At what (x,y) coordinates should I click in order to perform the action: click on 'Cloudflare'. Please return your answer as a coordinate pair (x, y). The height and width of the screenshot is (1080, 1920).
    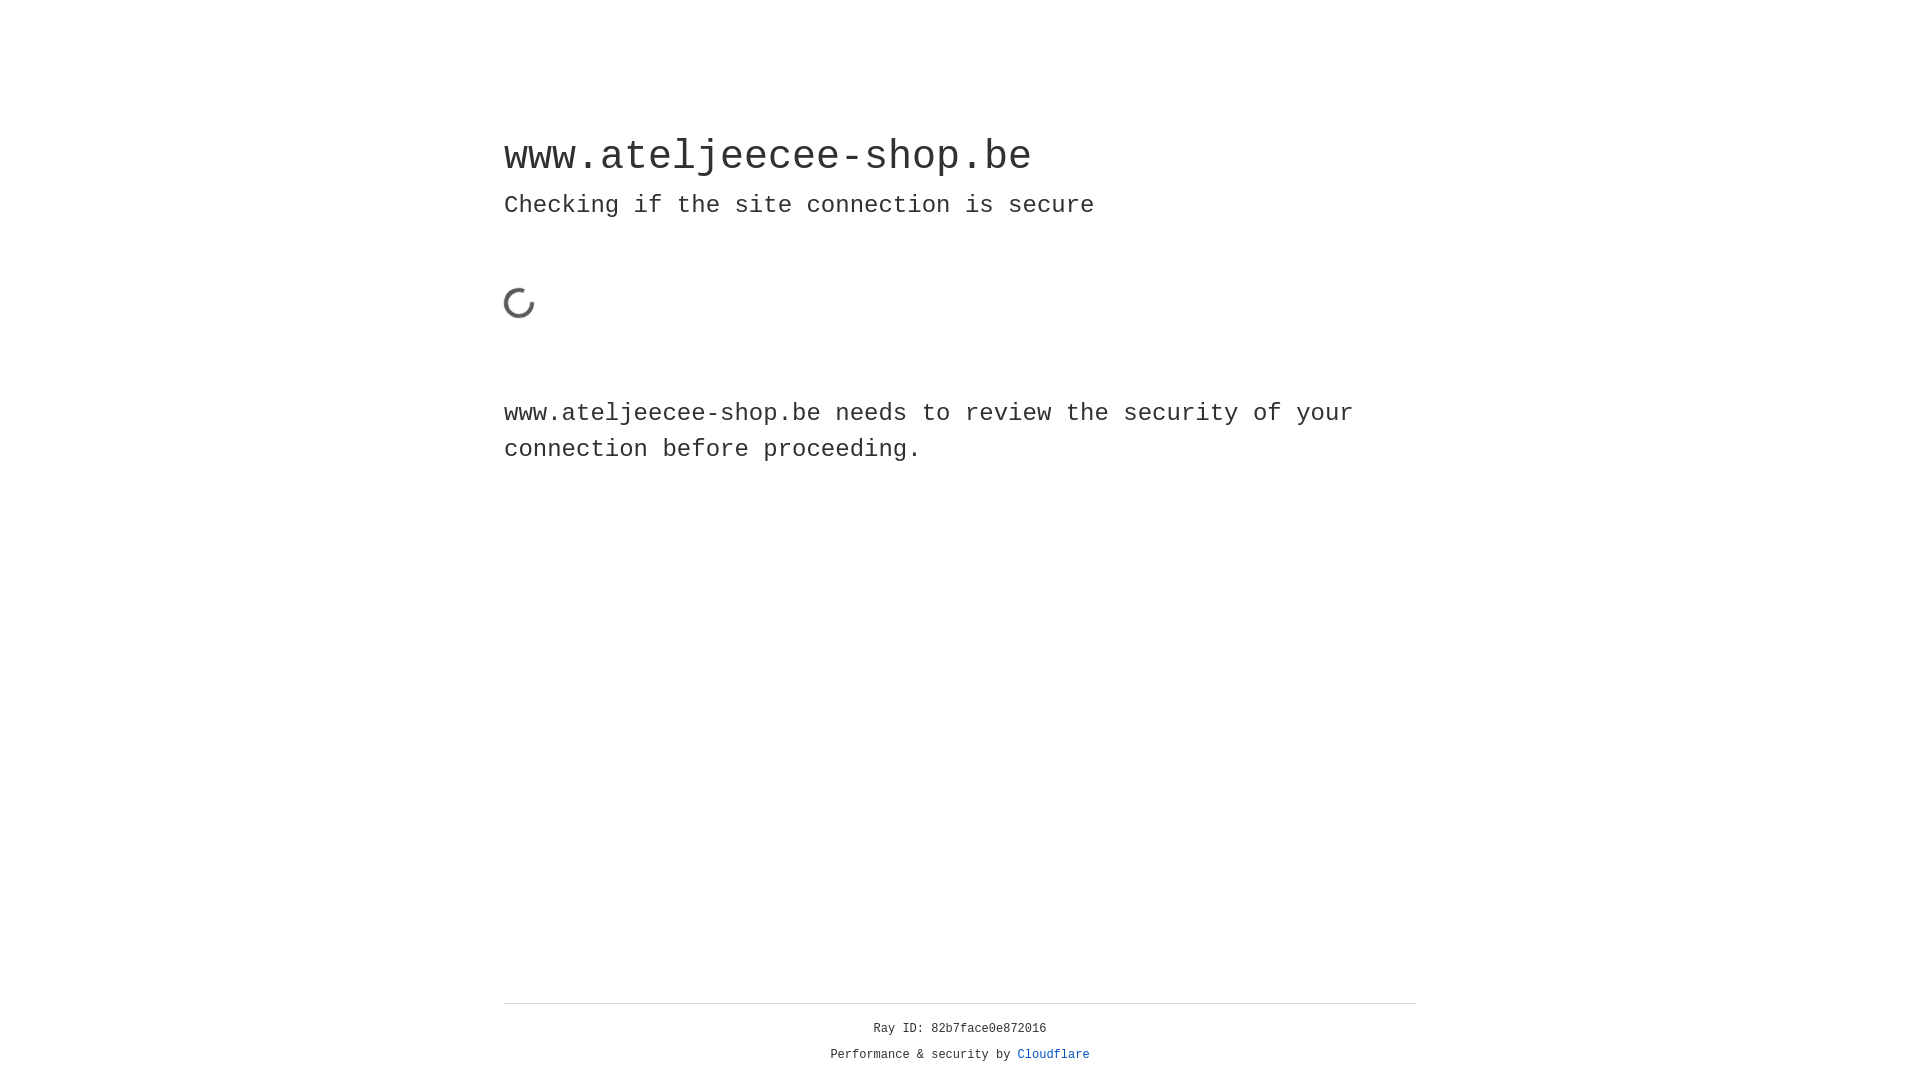
    Looking at the image, I should click on (1053, 1054).